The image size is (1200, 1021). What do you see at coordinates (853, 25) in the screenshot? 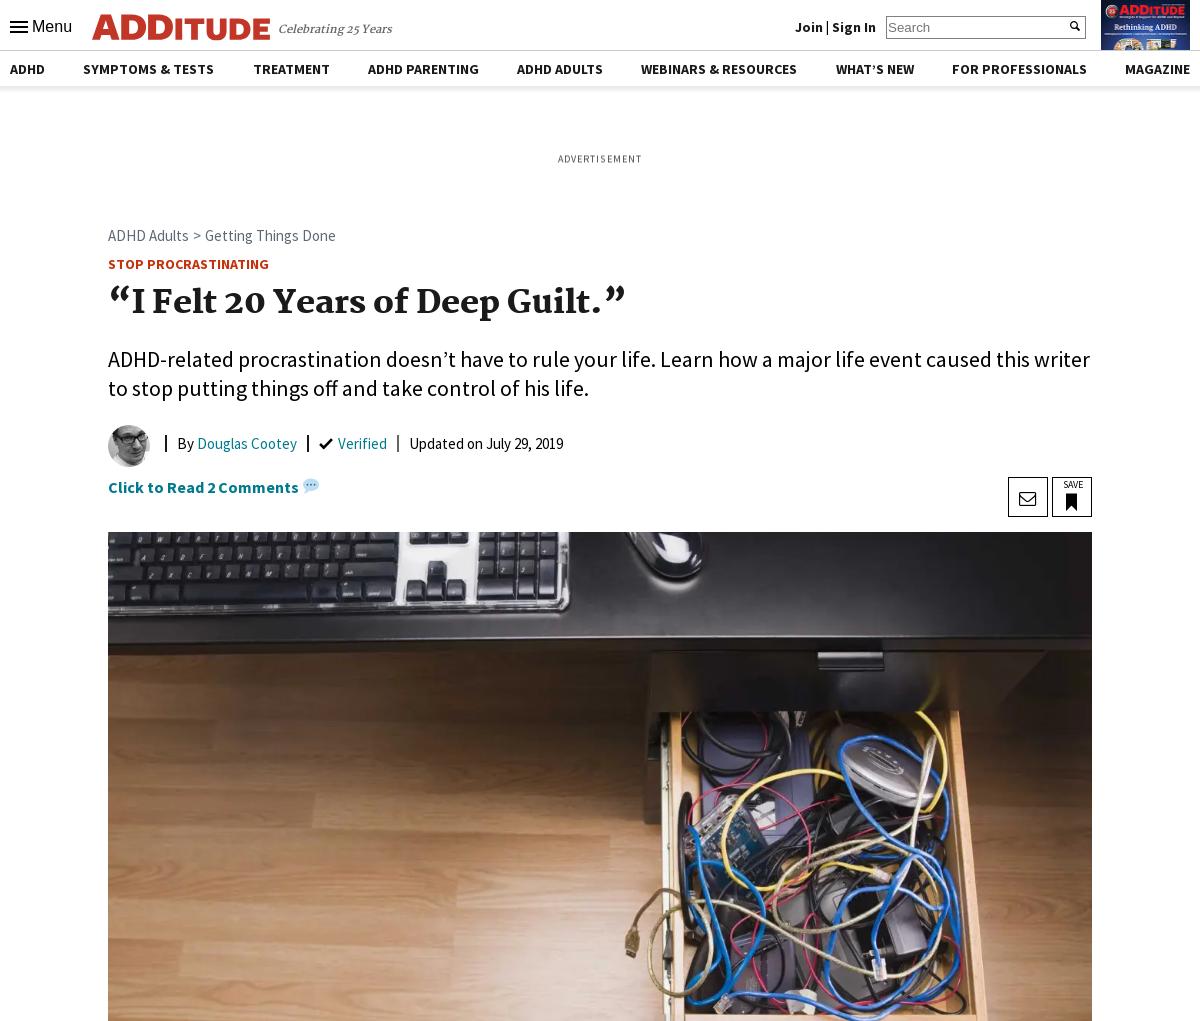
I see `'Sign In'` at bounding box center [853, 25].